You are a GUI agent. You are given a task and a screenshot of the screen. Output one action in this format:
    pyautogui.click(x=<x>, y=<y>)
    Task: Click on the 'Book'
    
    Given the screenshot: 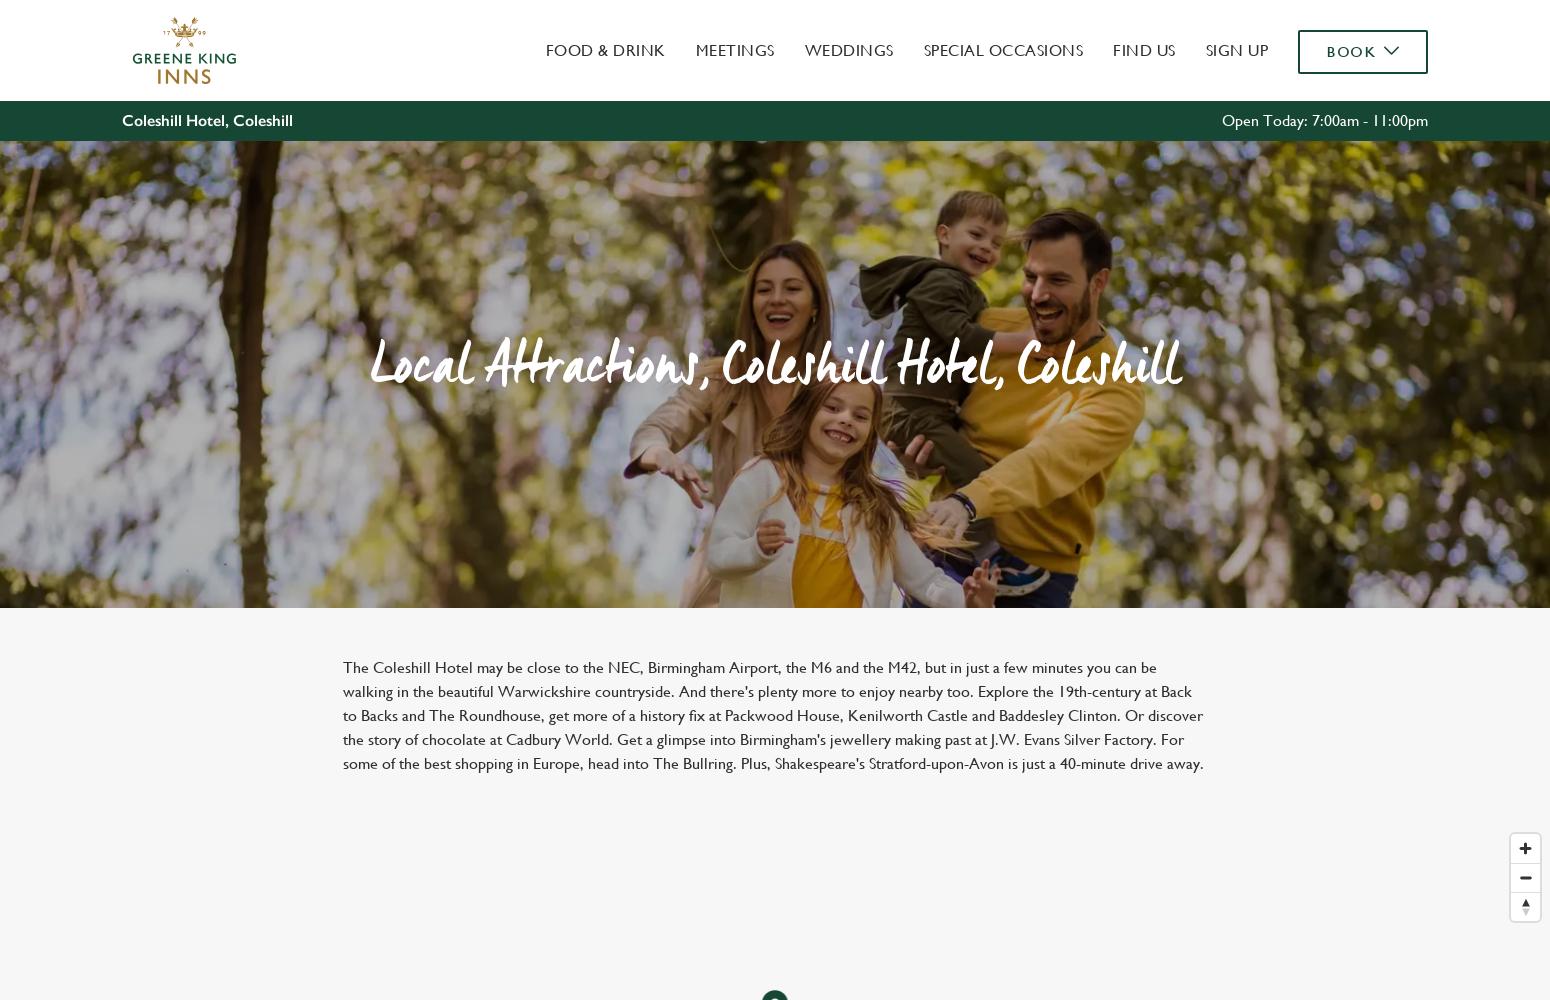 What is the action you would take?
    pyautogui.click(x=1350, y=51)
    